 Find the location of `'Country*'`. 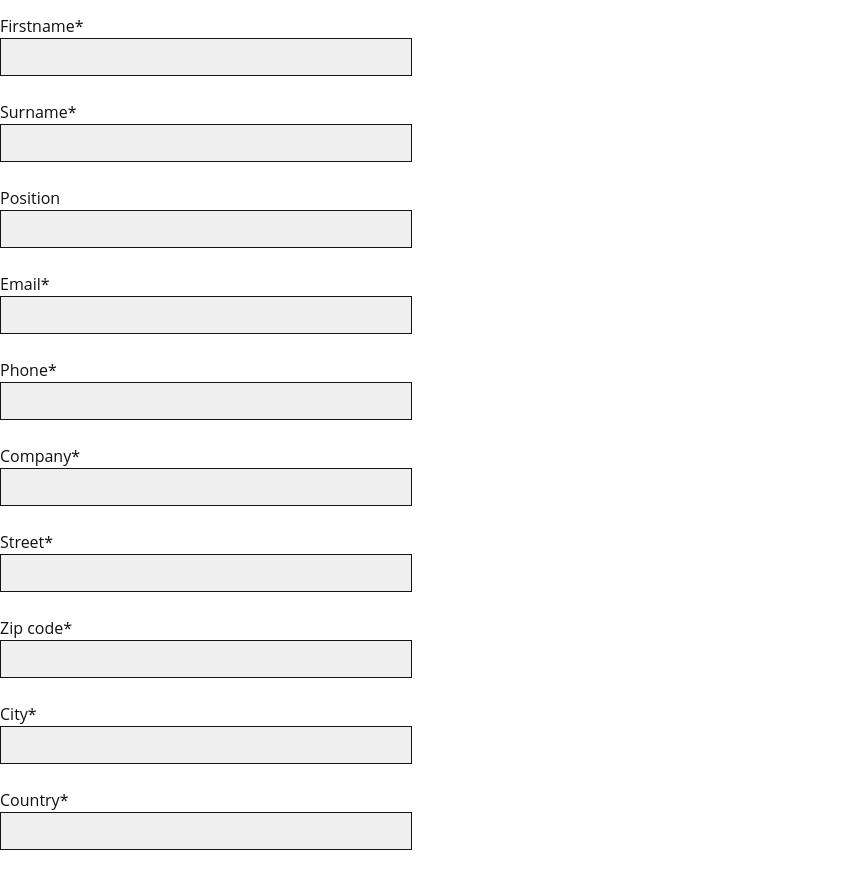

'Country*' is located at coordinates (33, 798).